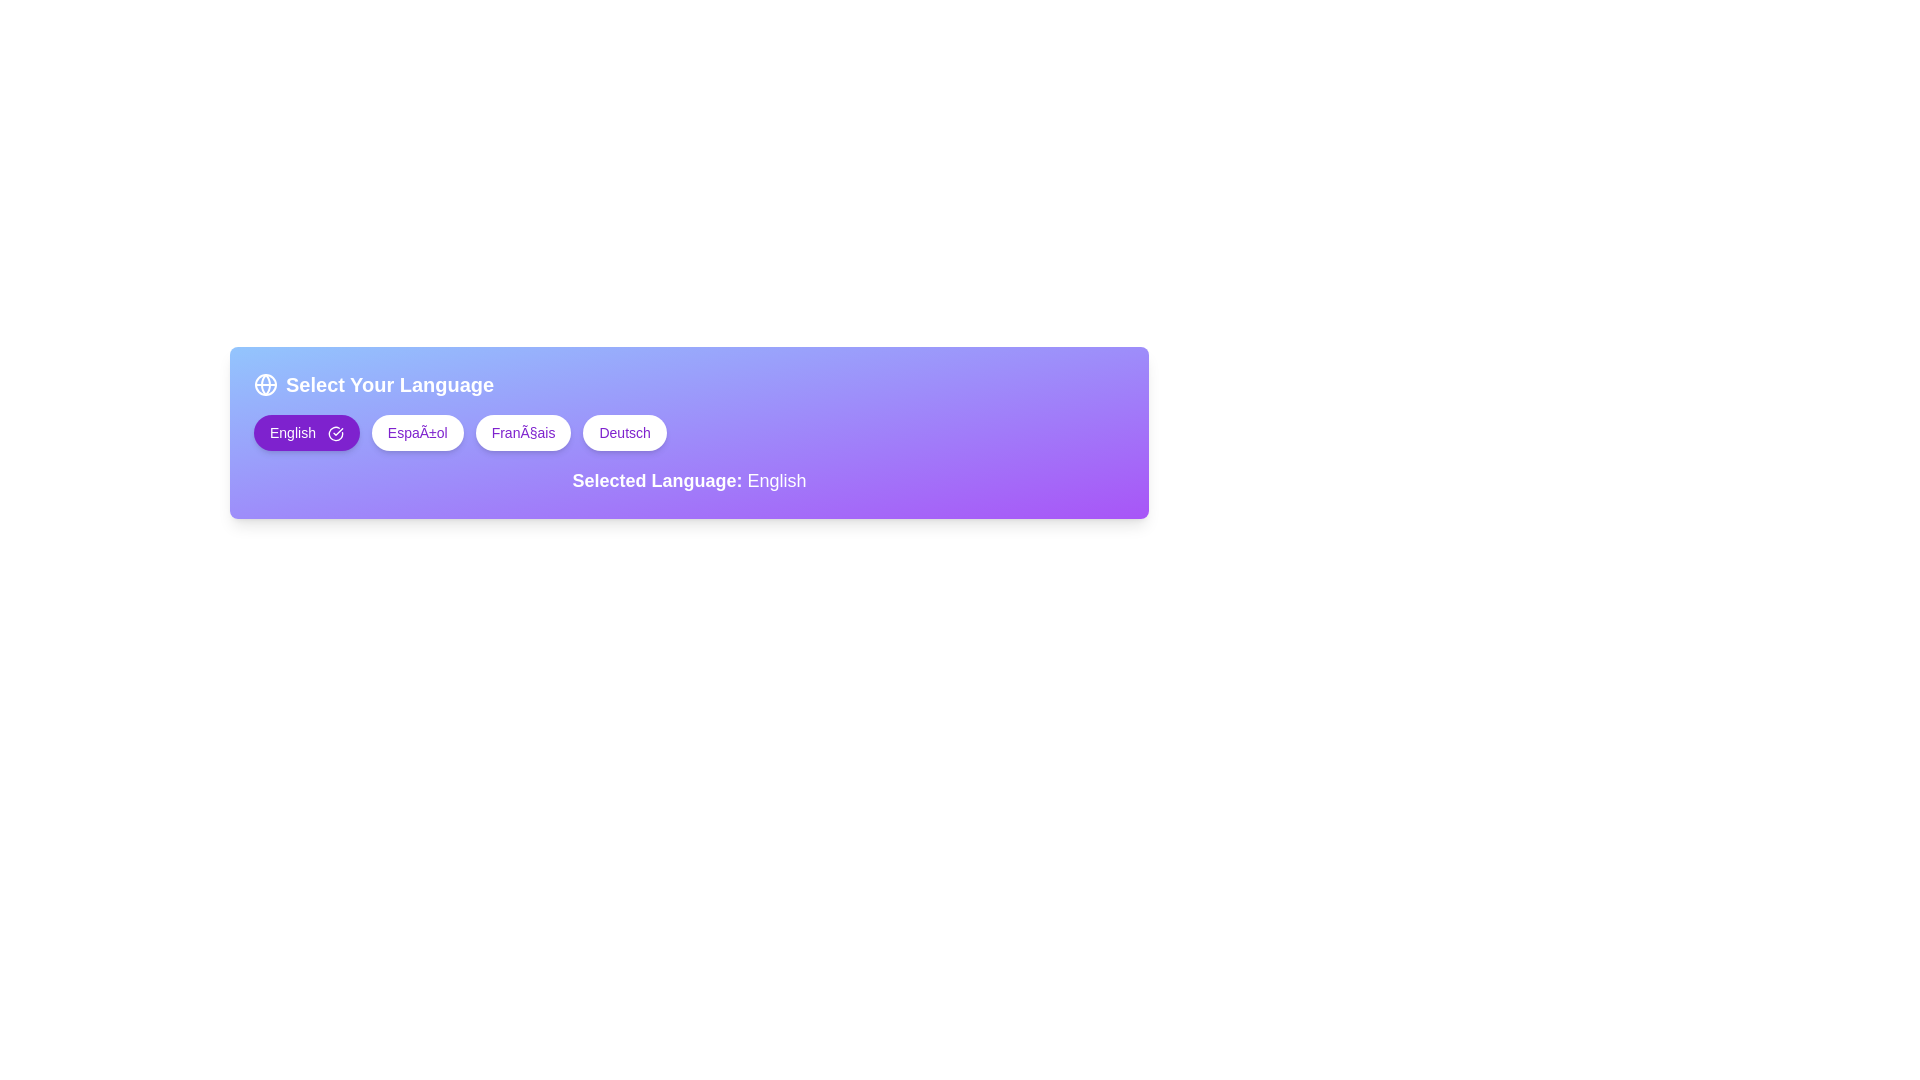 The image size is (1920, 1080). What do you see at coordinates (264, 385) in the screenshot?
I see `the globe icon representing language options, located to the left of the text 'Select Your Language'` at bounding box center [264, 385].